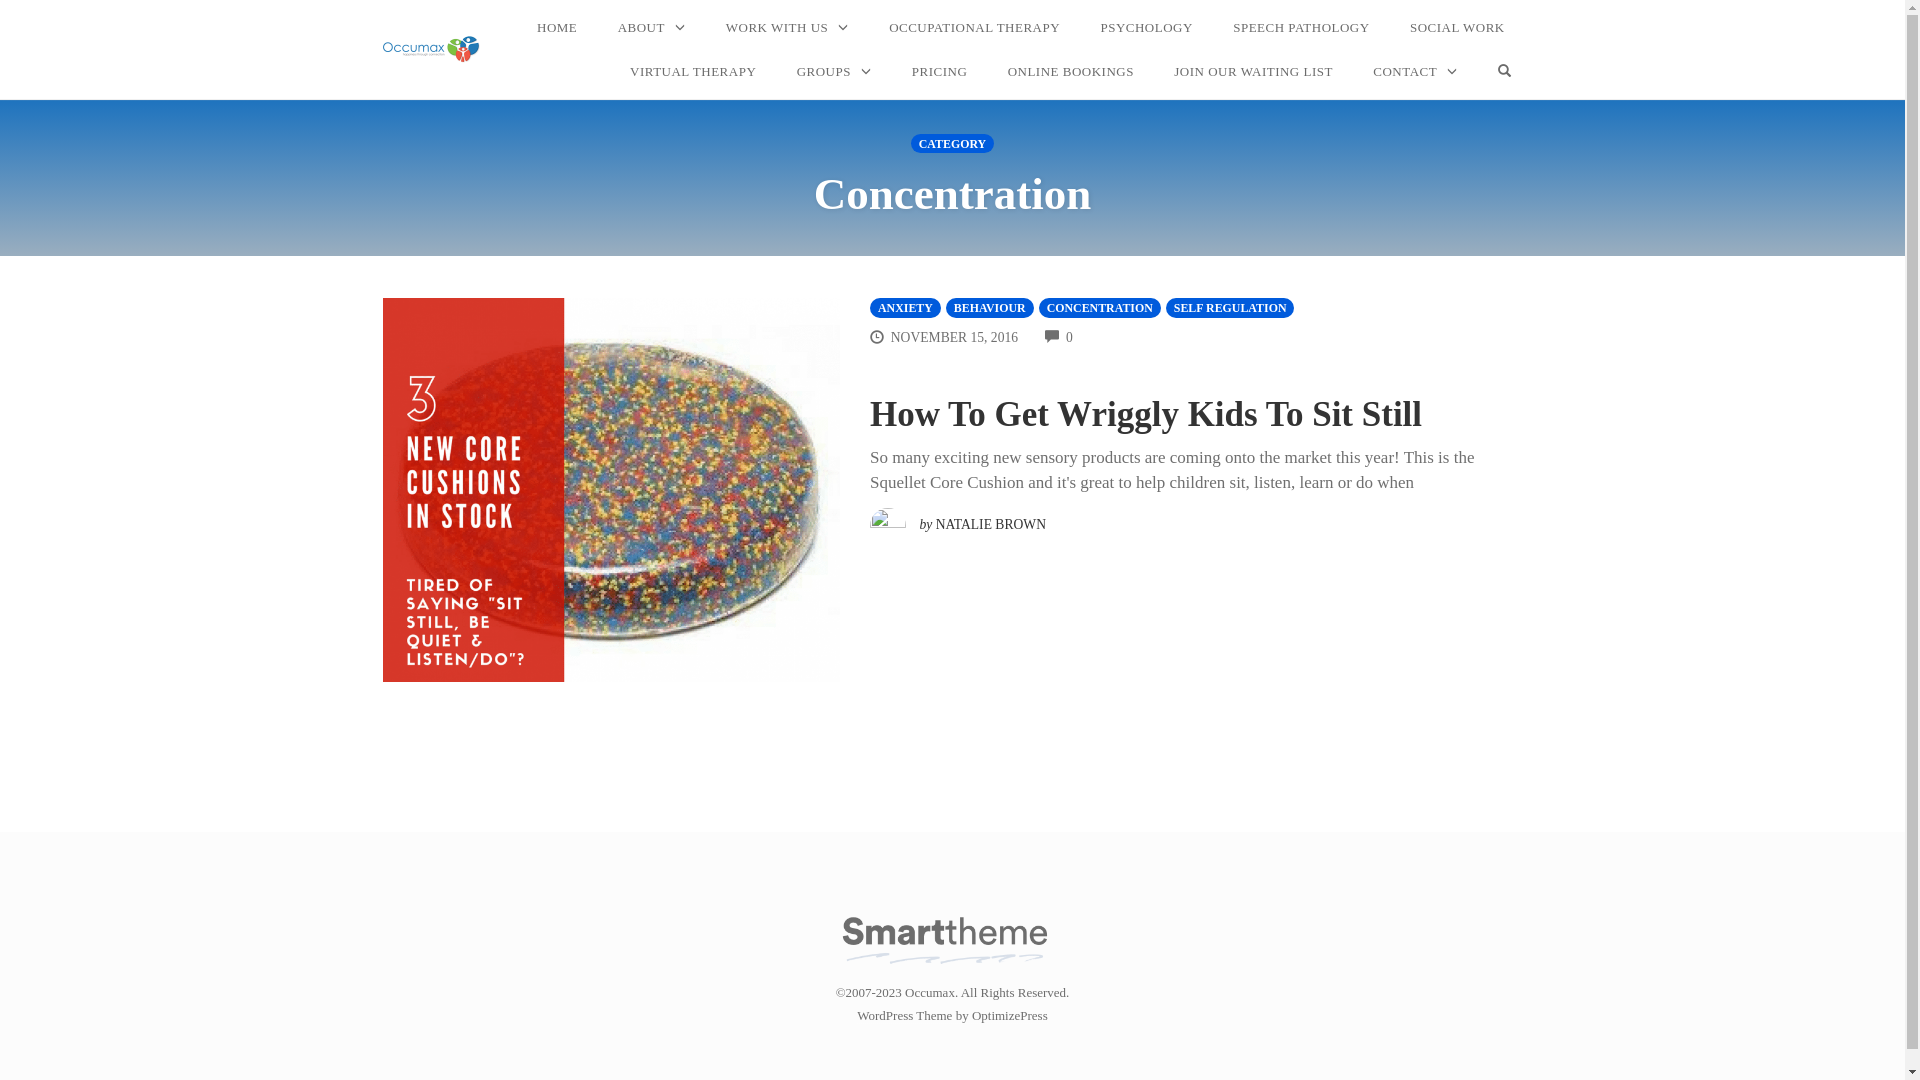  I want to click on 'ABOUT', so click(652, 27).